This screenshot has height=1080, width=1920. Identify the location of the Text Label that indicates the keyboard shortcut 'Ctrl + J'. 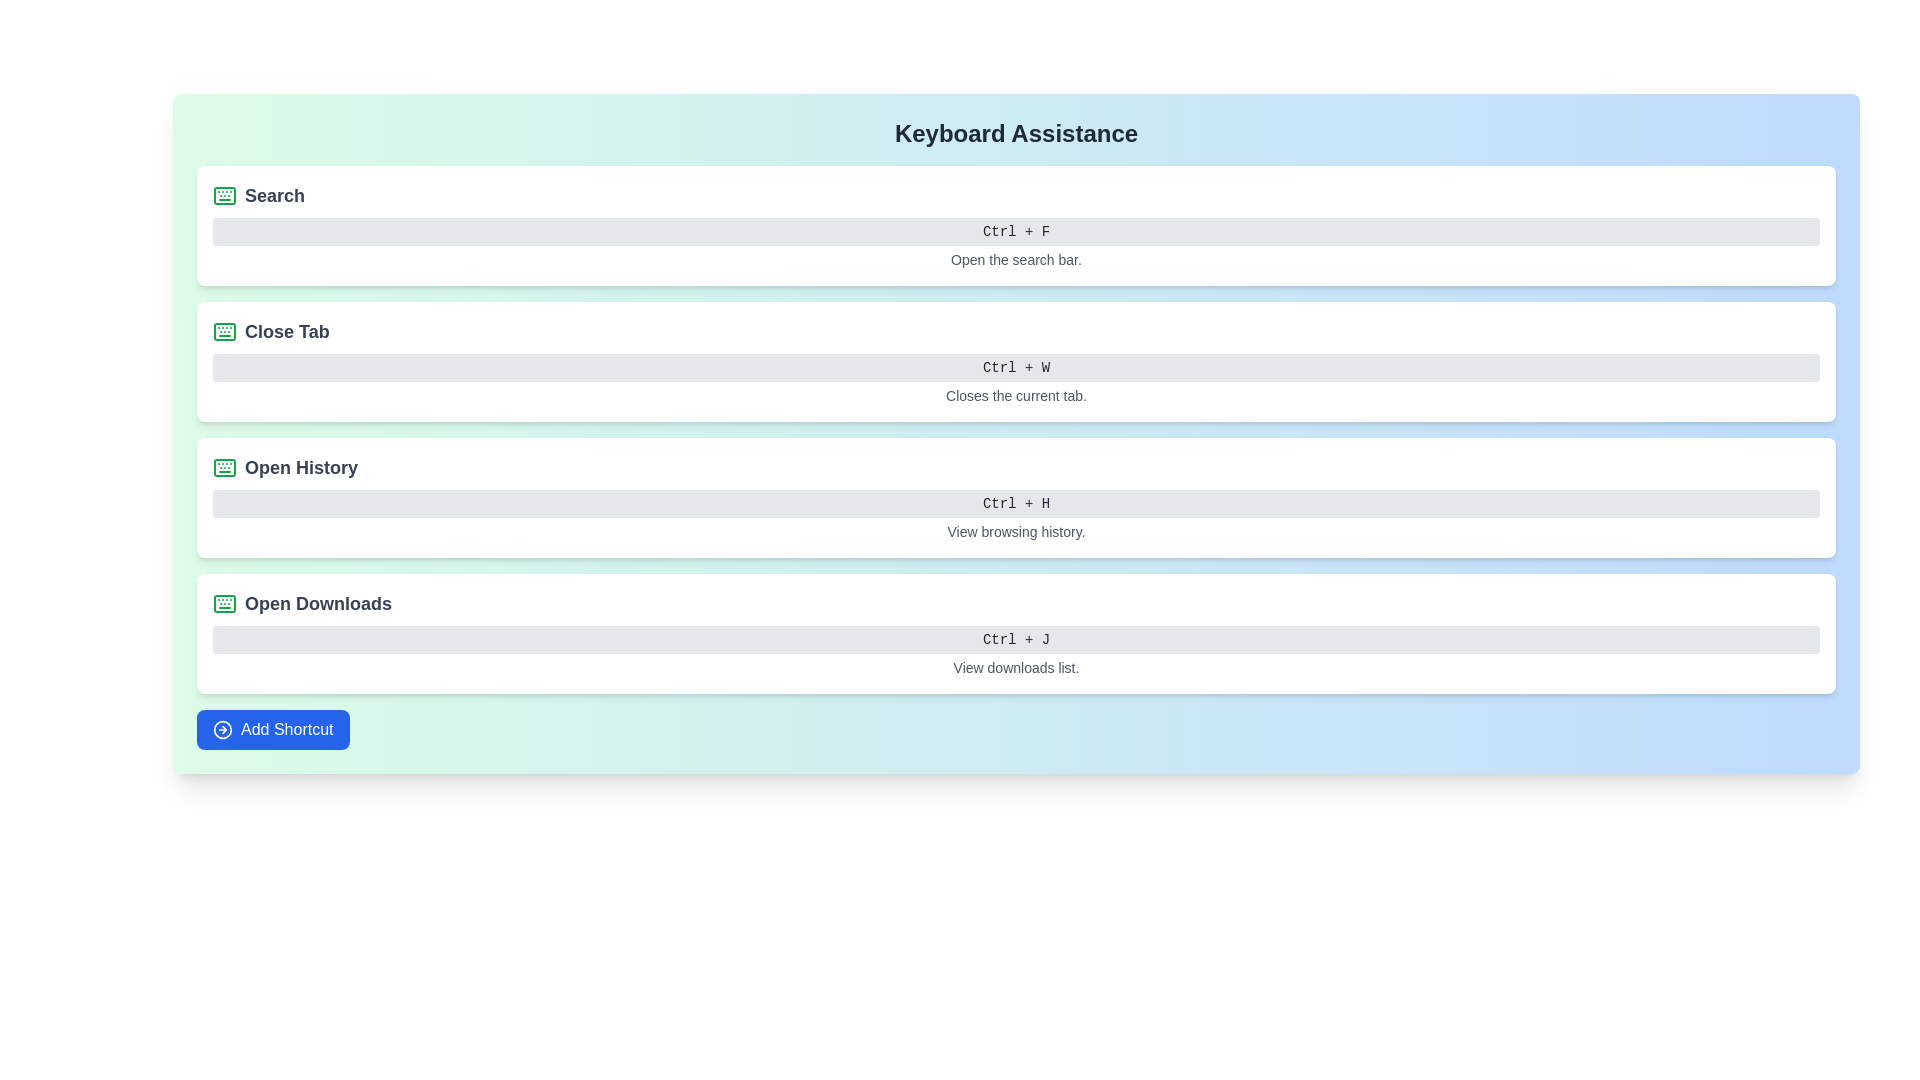
(1016, 640).